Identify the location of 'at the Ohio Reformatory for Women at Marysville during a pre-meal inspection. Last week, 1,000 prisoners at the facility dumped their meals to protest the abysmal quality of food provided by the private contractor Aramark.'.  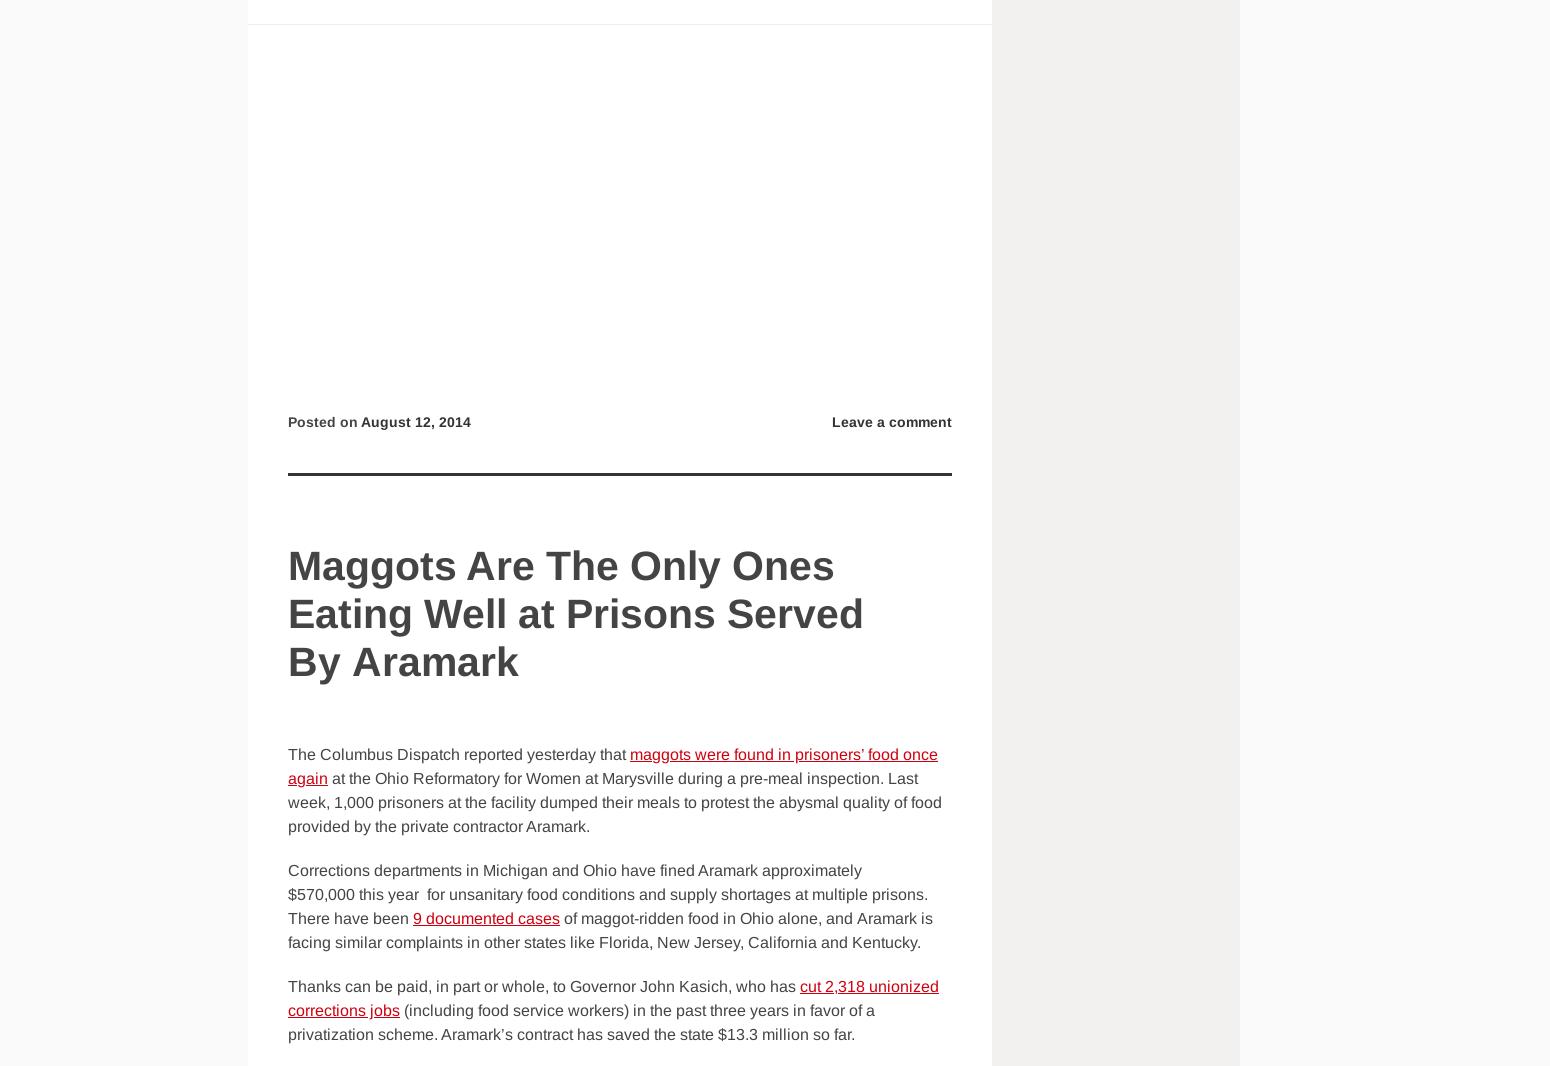
(615, 802).